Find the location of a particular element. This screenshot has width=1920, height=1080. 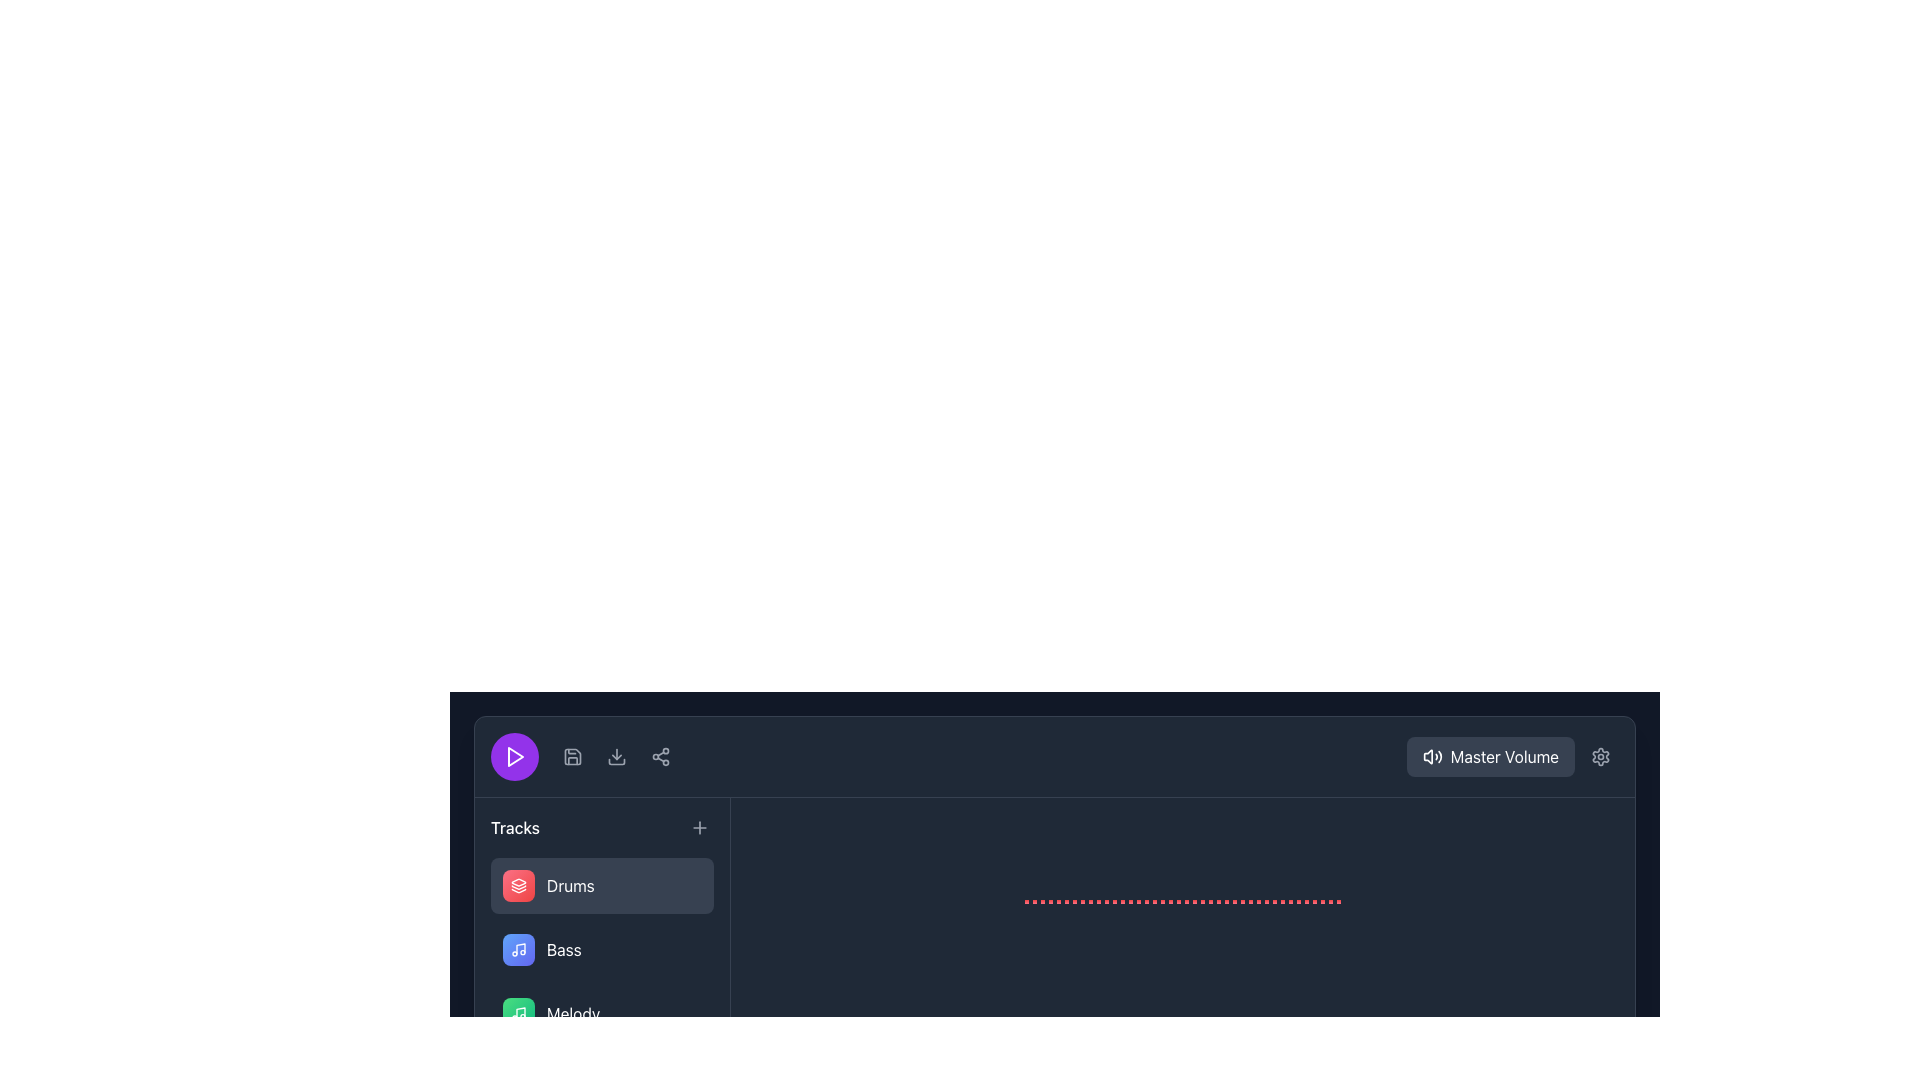

the icon depicting three stacked layers, styled in white, within a circular gradient-filled button transitioning from rose-pink to red is located at coordinates (518, 885).